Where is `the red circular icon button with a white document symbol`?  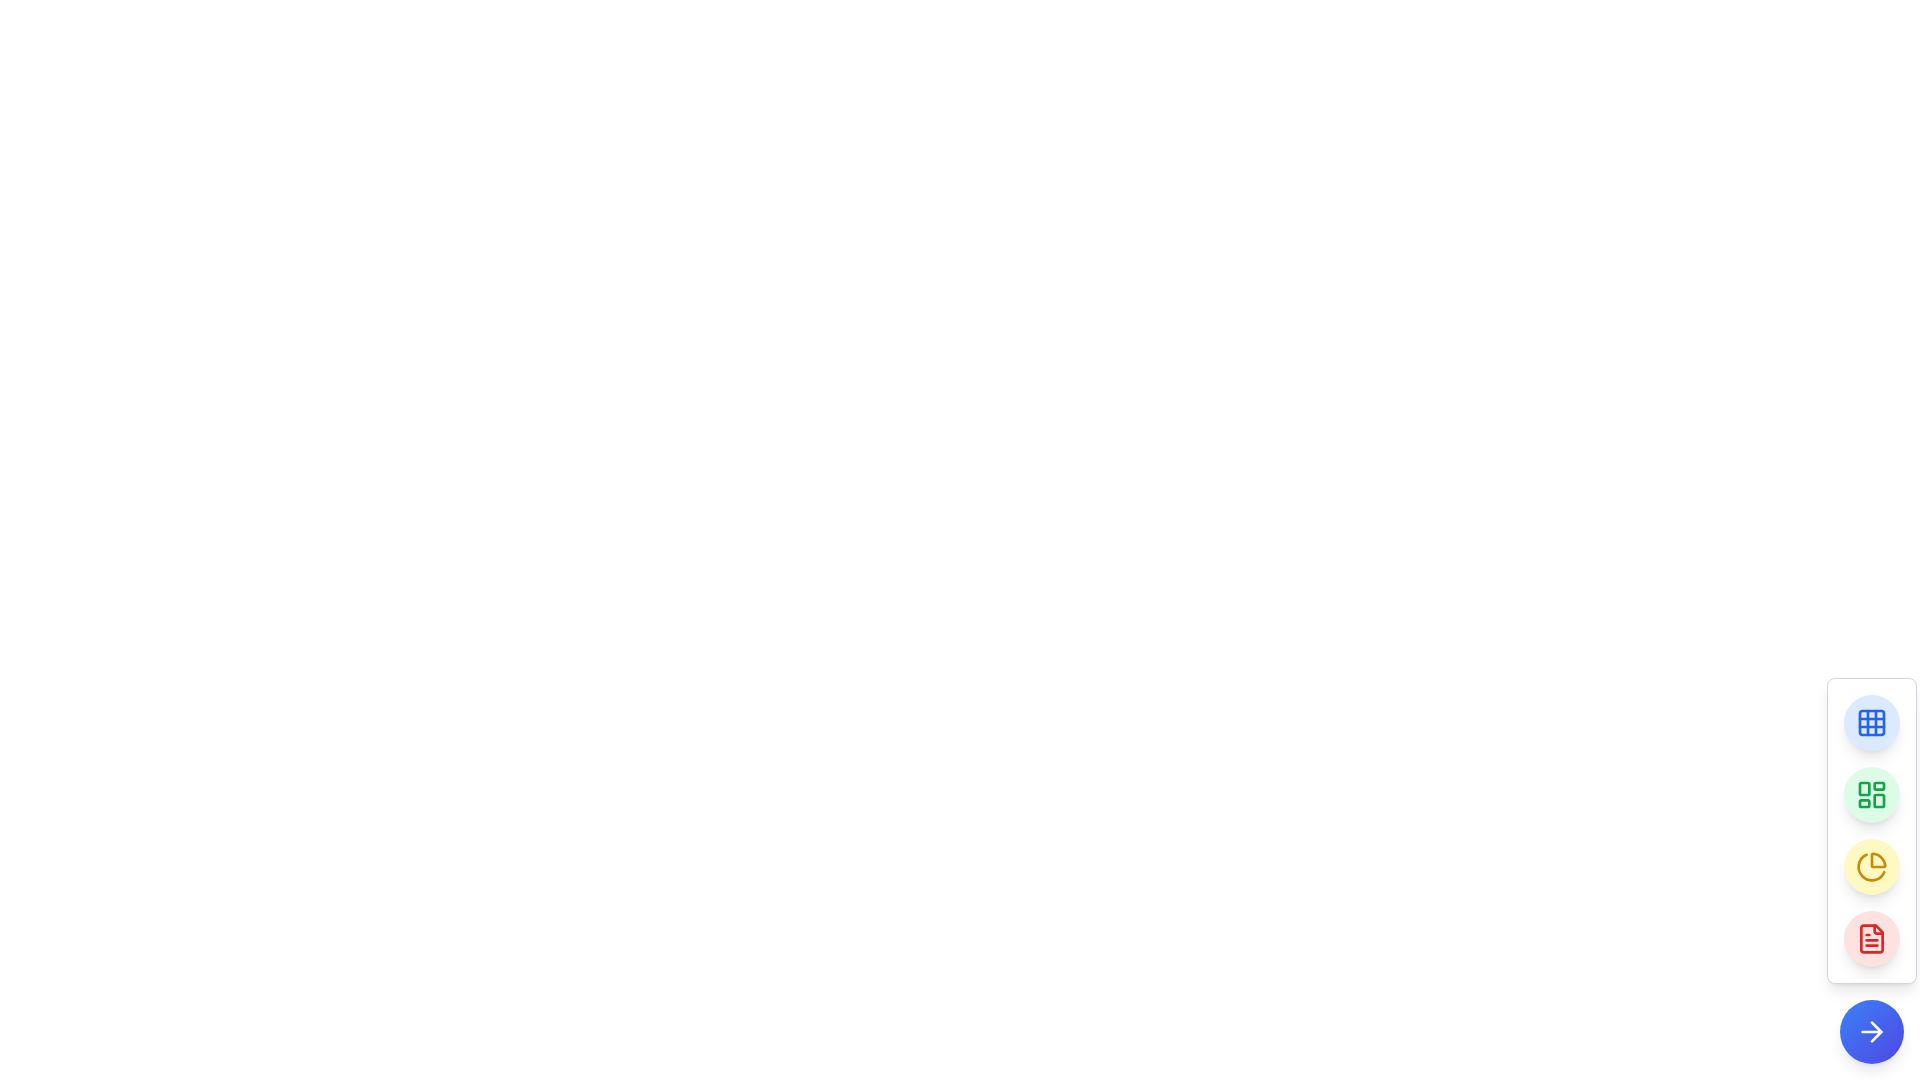
the red circular icon button with a white document symbol is located at coordinates (1871, 938).